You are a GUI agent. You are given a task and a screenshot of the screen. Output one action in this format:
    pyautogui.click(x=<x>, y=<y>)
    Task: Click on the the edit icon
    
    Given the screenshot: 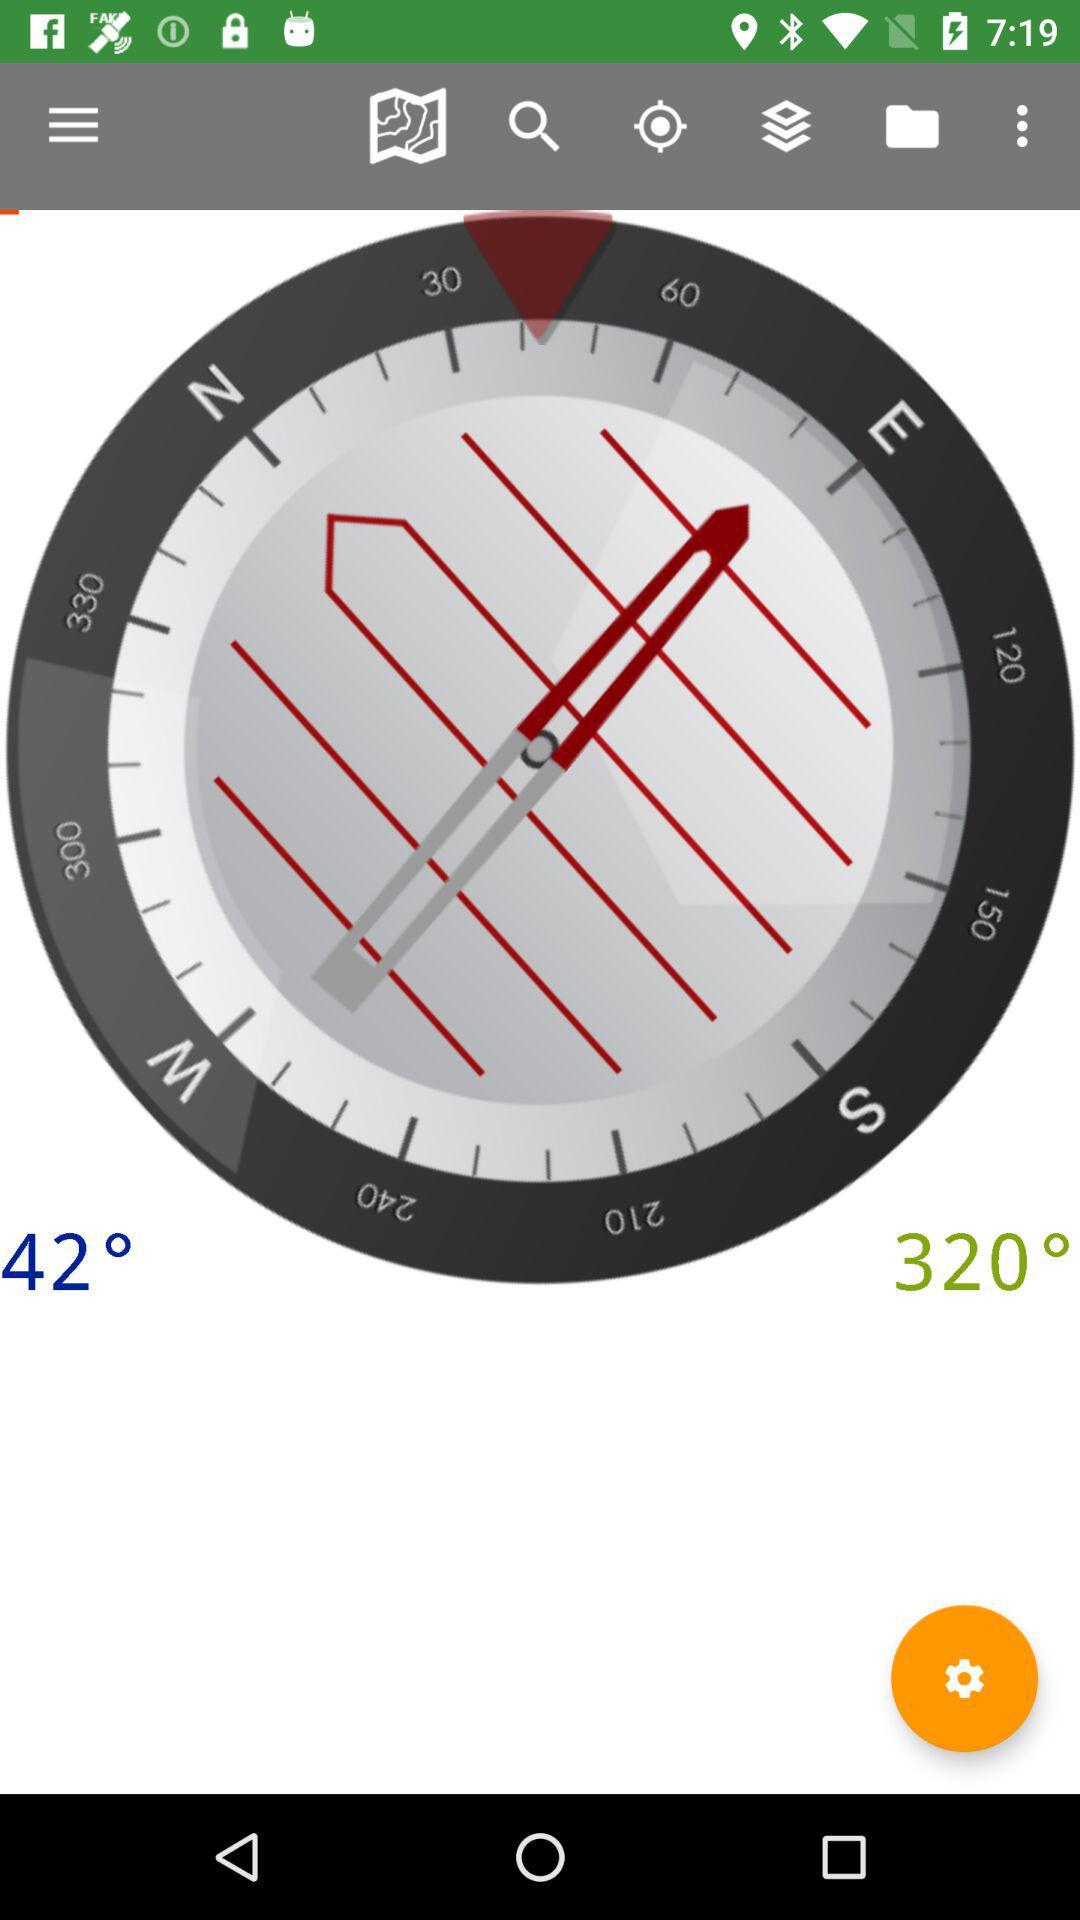 What is the action you would take?
    pyautogui.click(x=998, y=1061)
    